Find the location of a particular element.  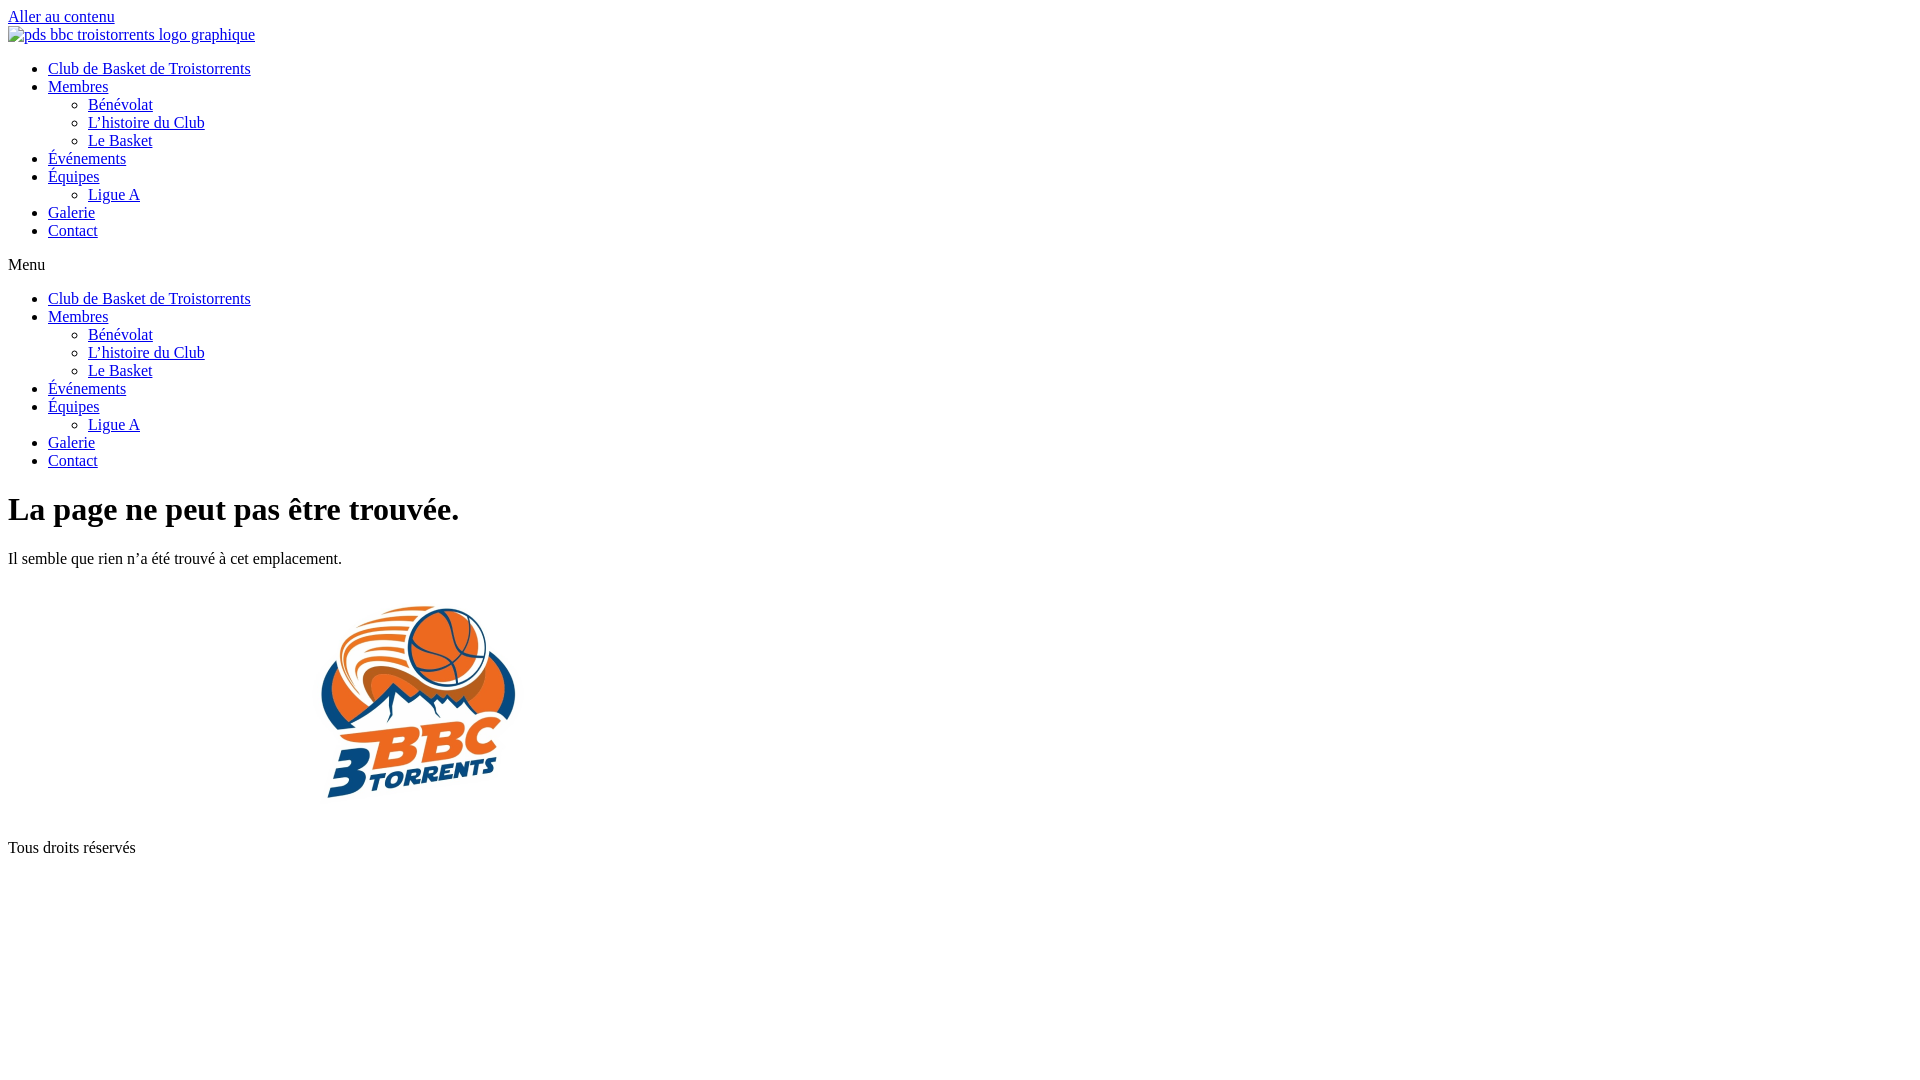

'Le Basket' is located at coordinates (119, 370).